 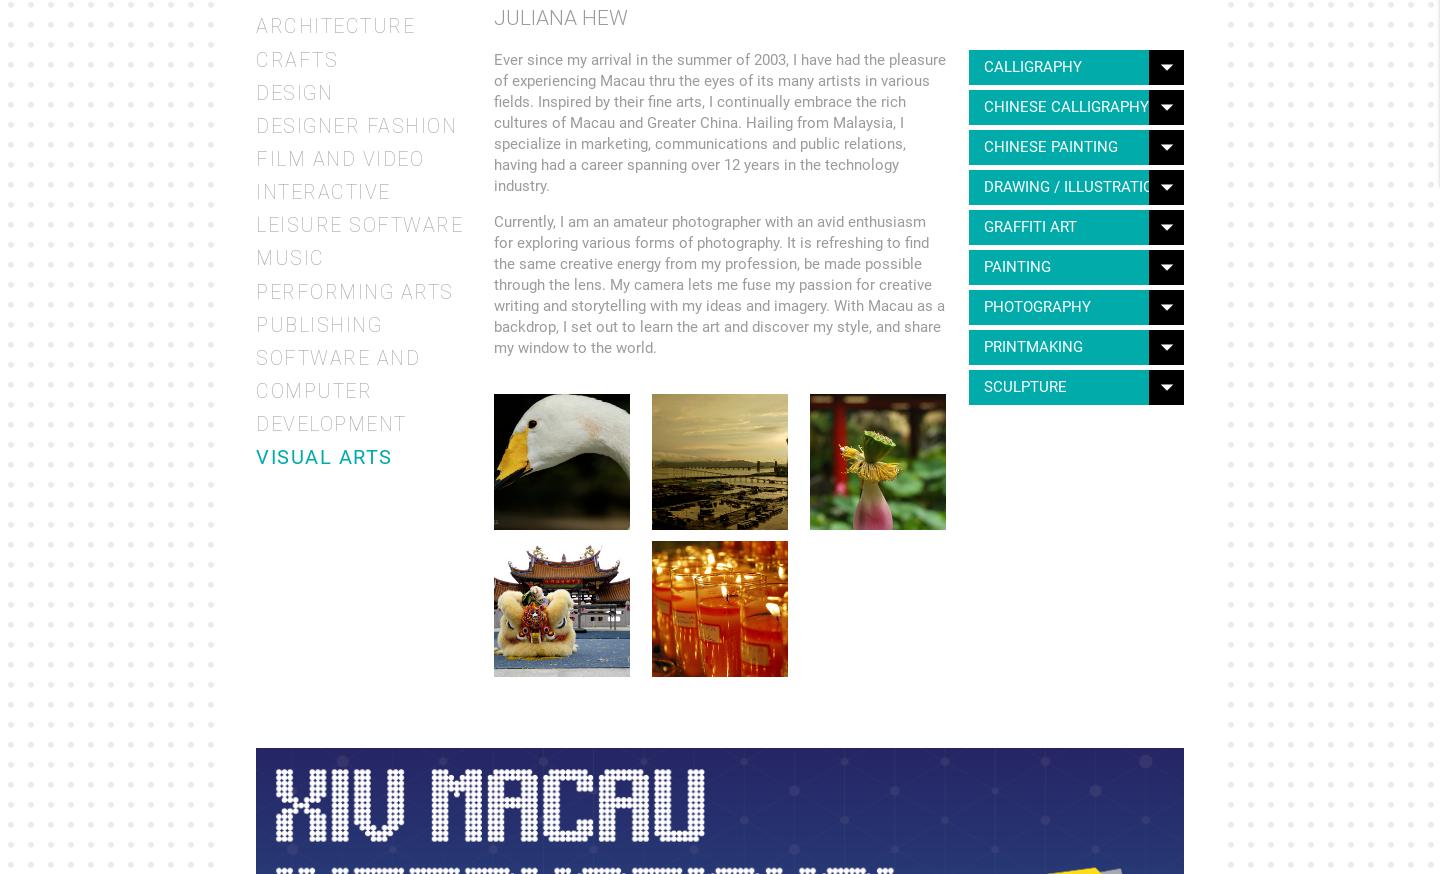 What do you see at coordinates (337, 391) in the screenshot?
I see `'Software and Computer Development'` at bounding box center [337, 391].